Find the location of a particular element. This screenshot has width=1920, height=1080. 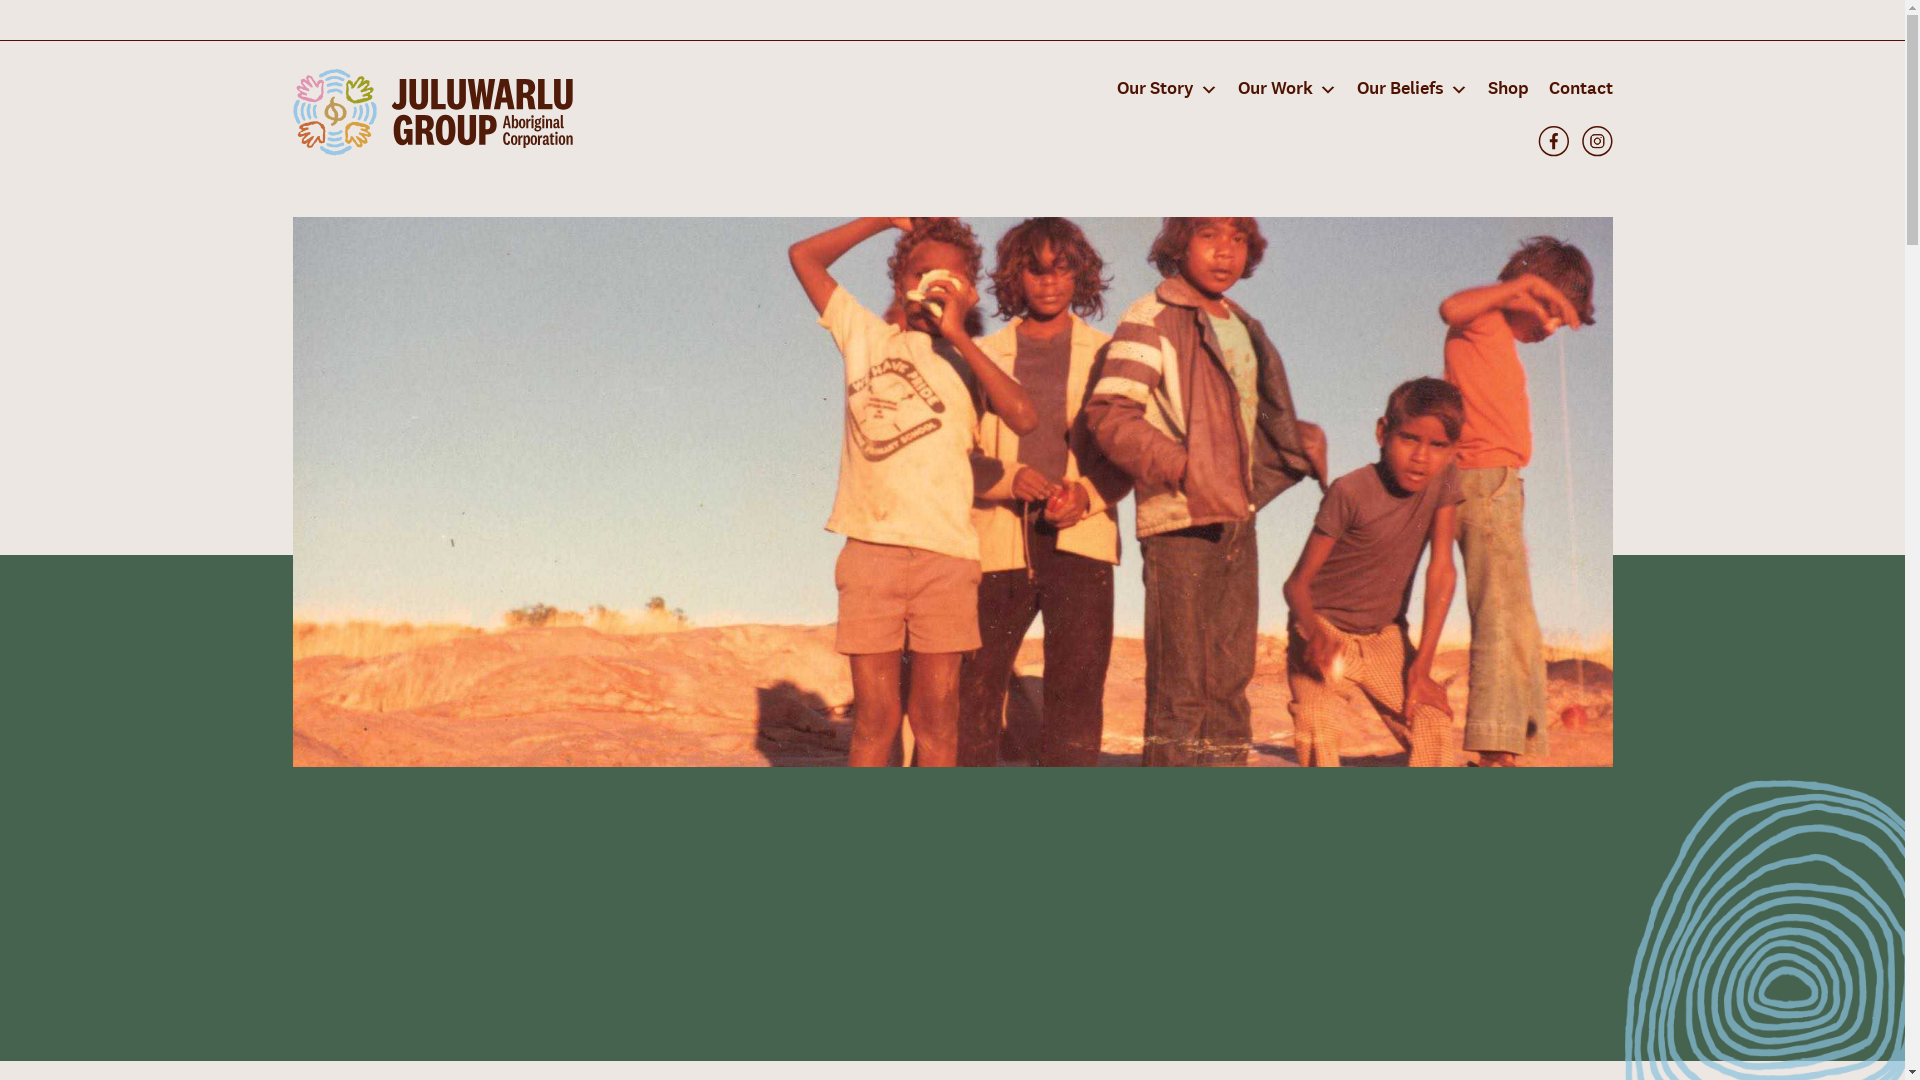

'Contact' is located at coordinates (1573, 87).